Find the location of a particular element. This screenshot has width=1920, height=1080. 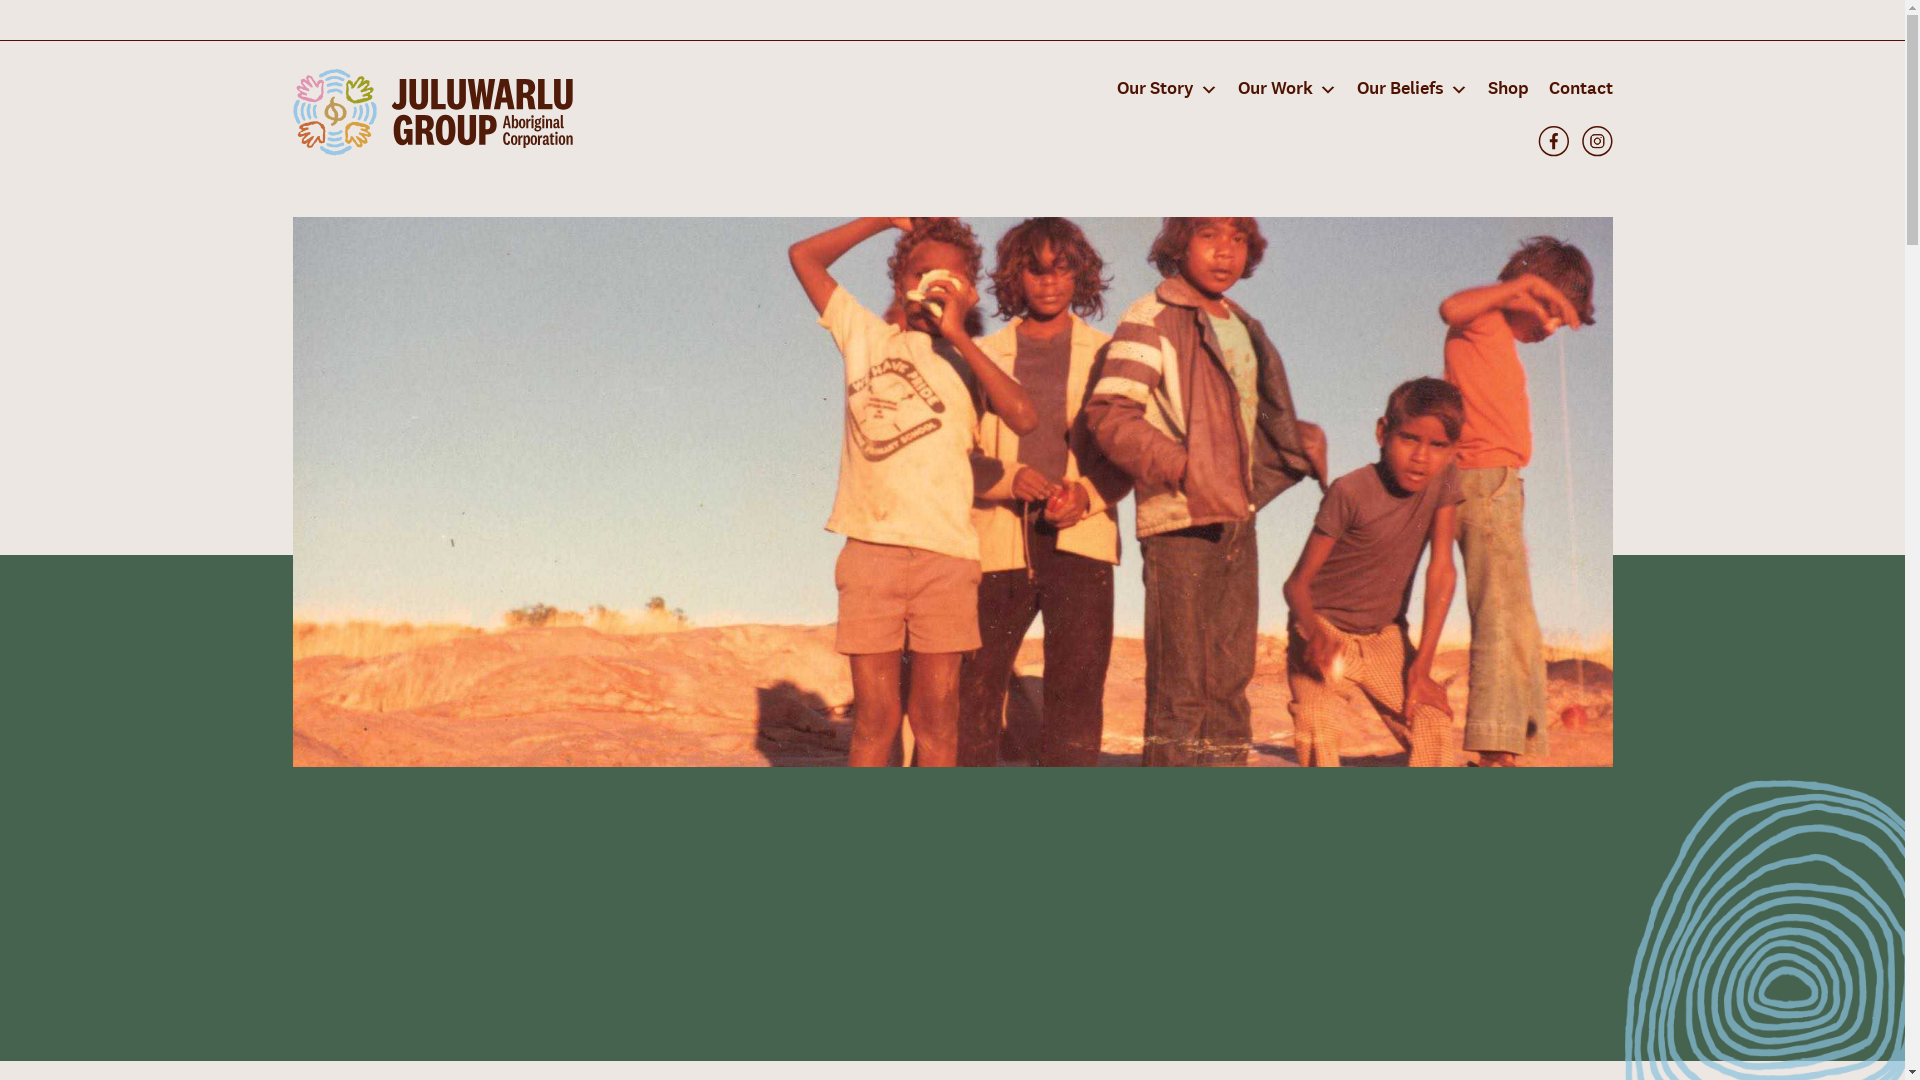

'Contact' is located at coordinates (1573, 87).